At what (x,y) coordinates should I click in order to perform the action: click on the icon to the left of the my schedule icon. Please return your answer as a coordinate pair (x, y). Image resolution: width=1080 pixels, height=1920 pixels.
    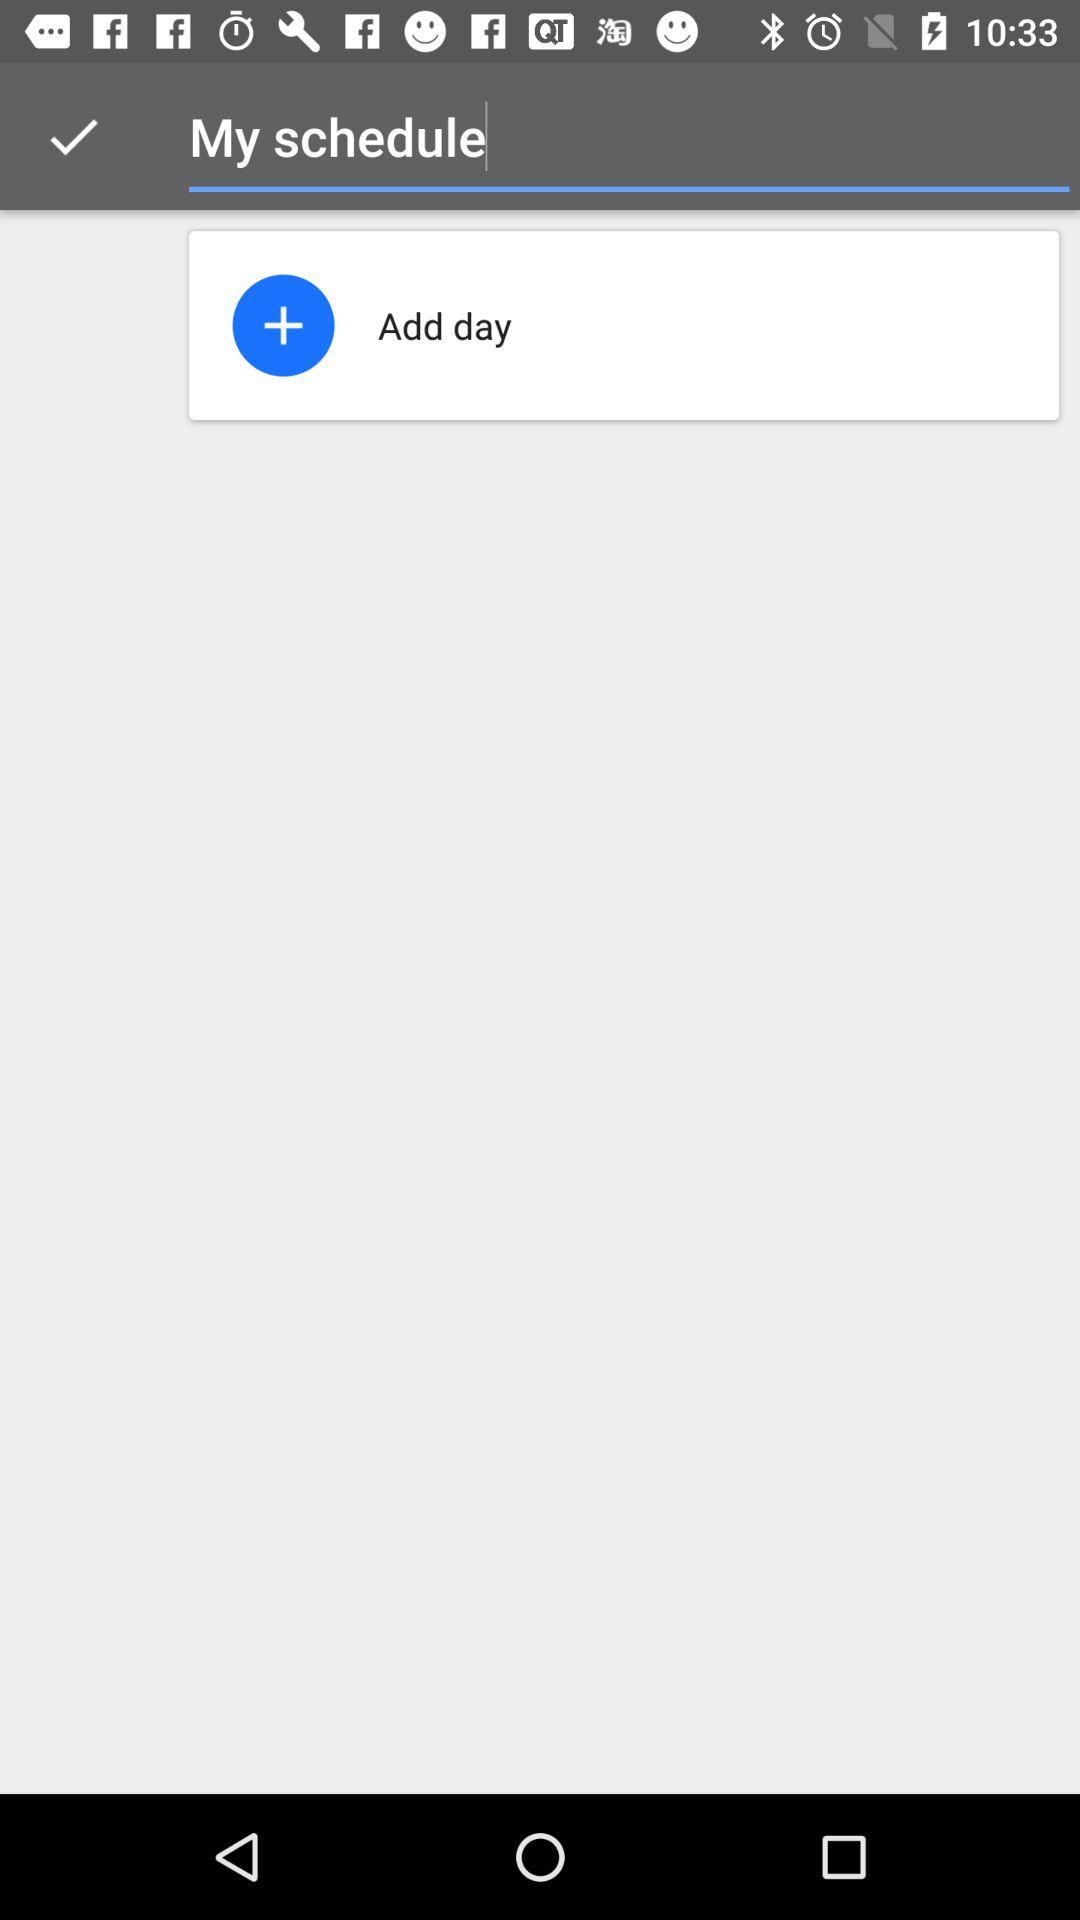
    Looking at the image, I should click on (72, 135).